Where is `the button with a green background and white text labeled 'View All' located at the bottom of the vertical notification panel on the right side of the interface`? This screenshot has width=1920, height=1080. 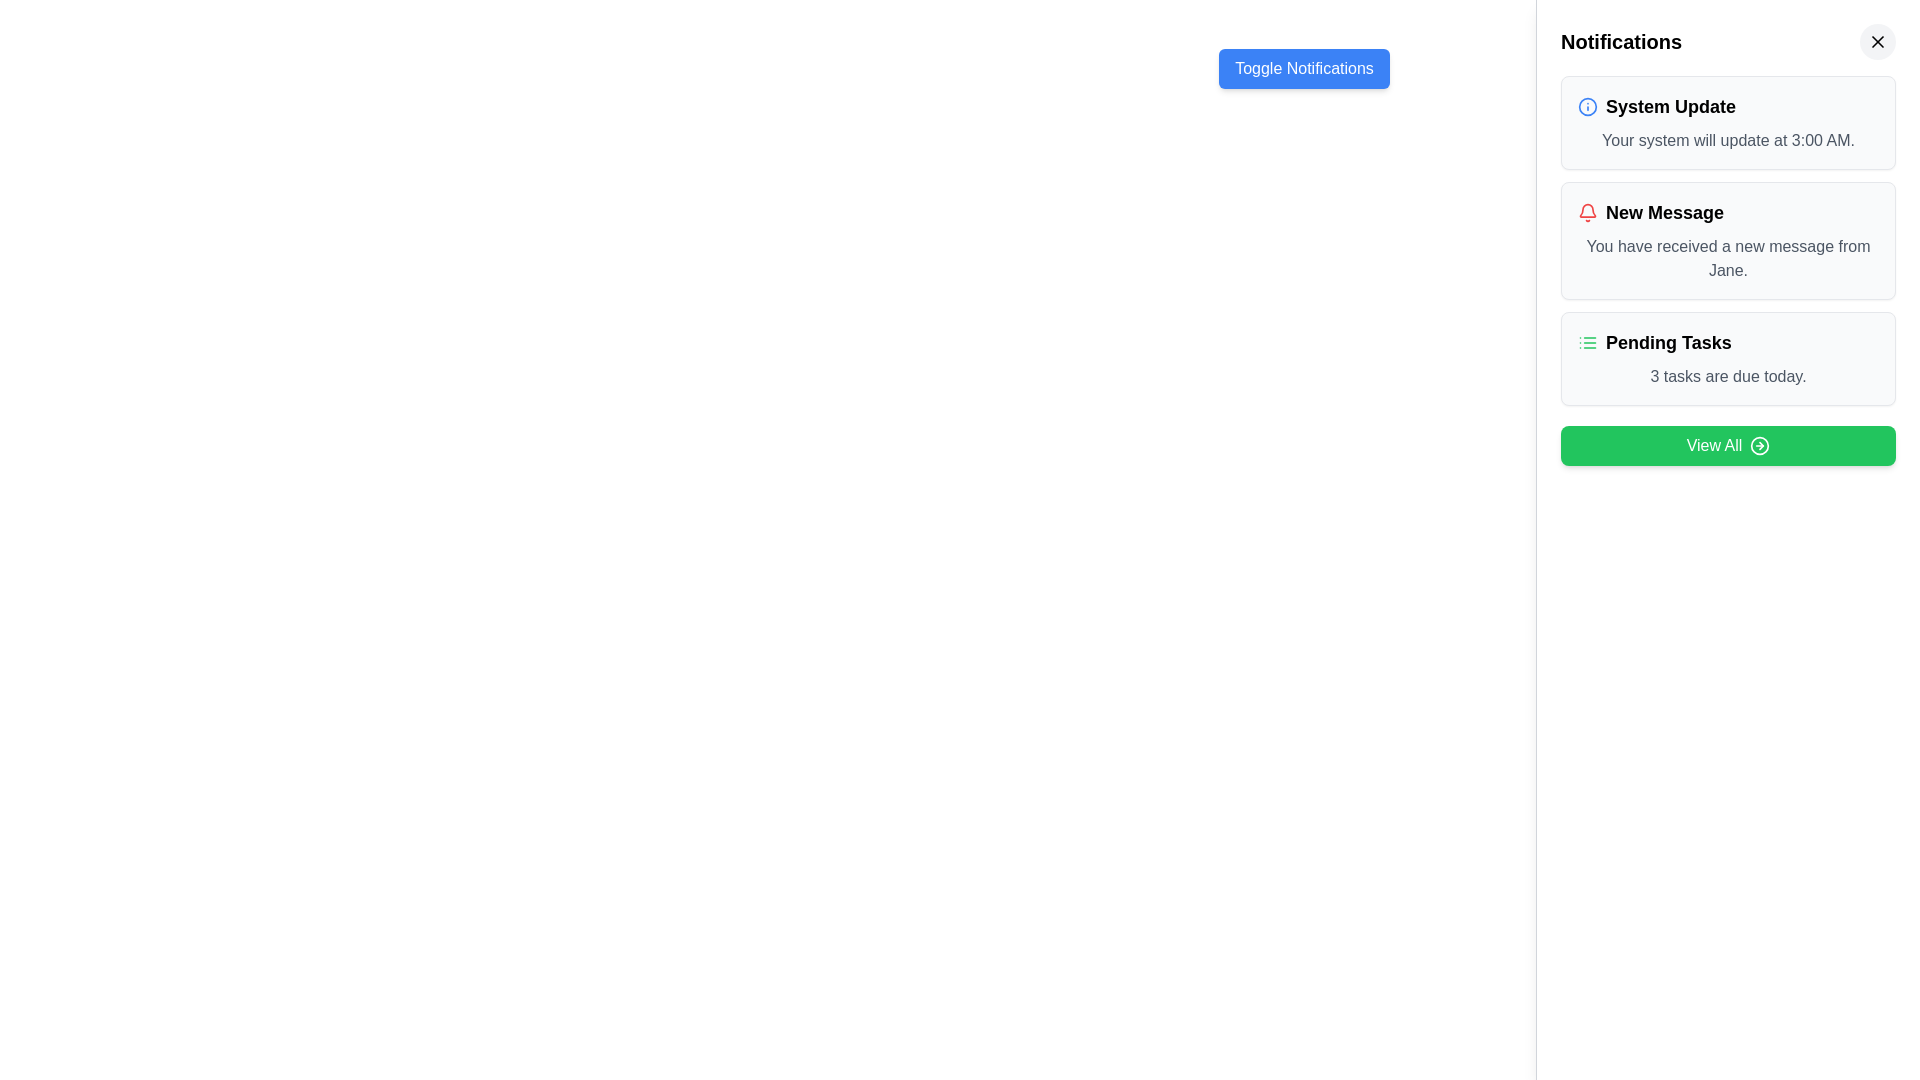
the button with a green background and white text labeled 'View All' located at the bottom of the vertical notification panel on the right side of the interface is located at coordinates (1760, 445).